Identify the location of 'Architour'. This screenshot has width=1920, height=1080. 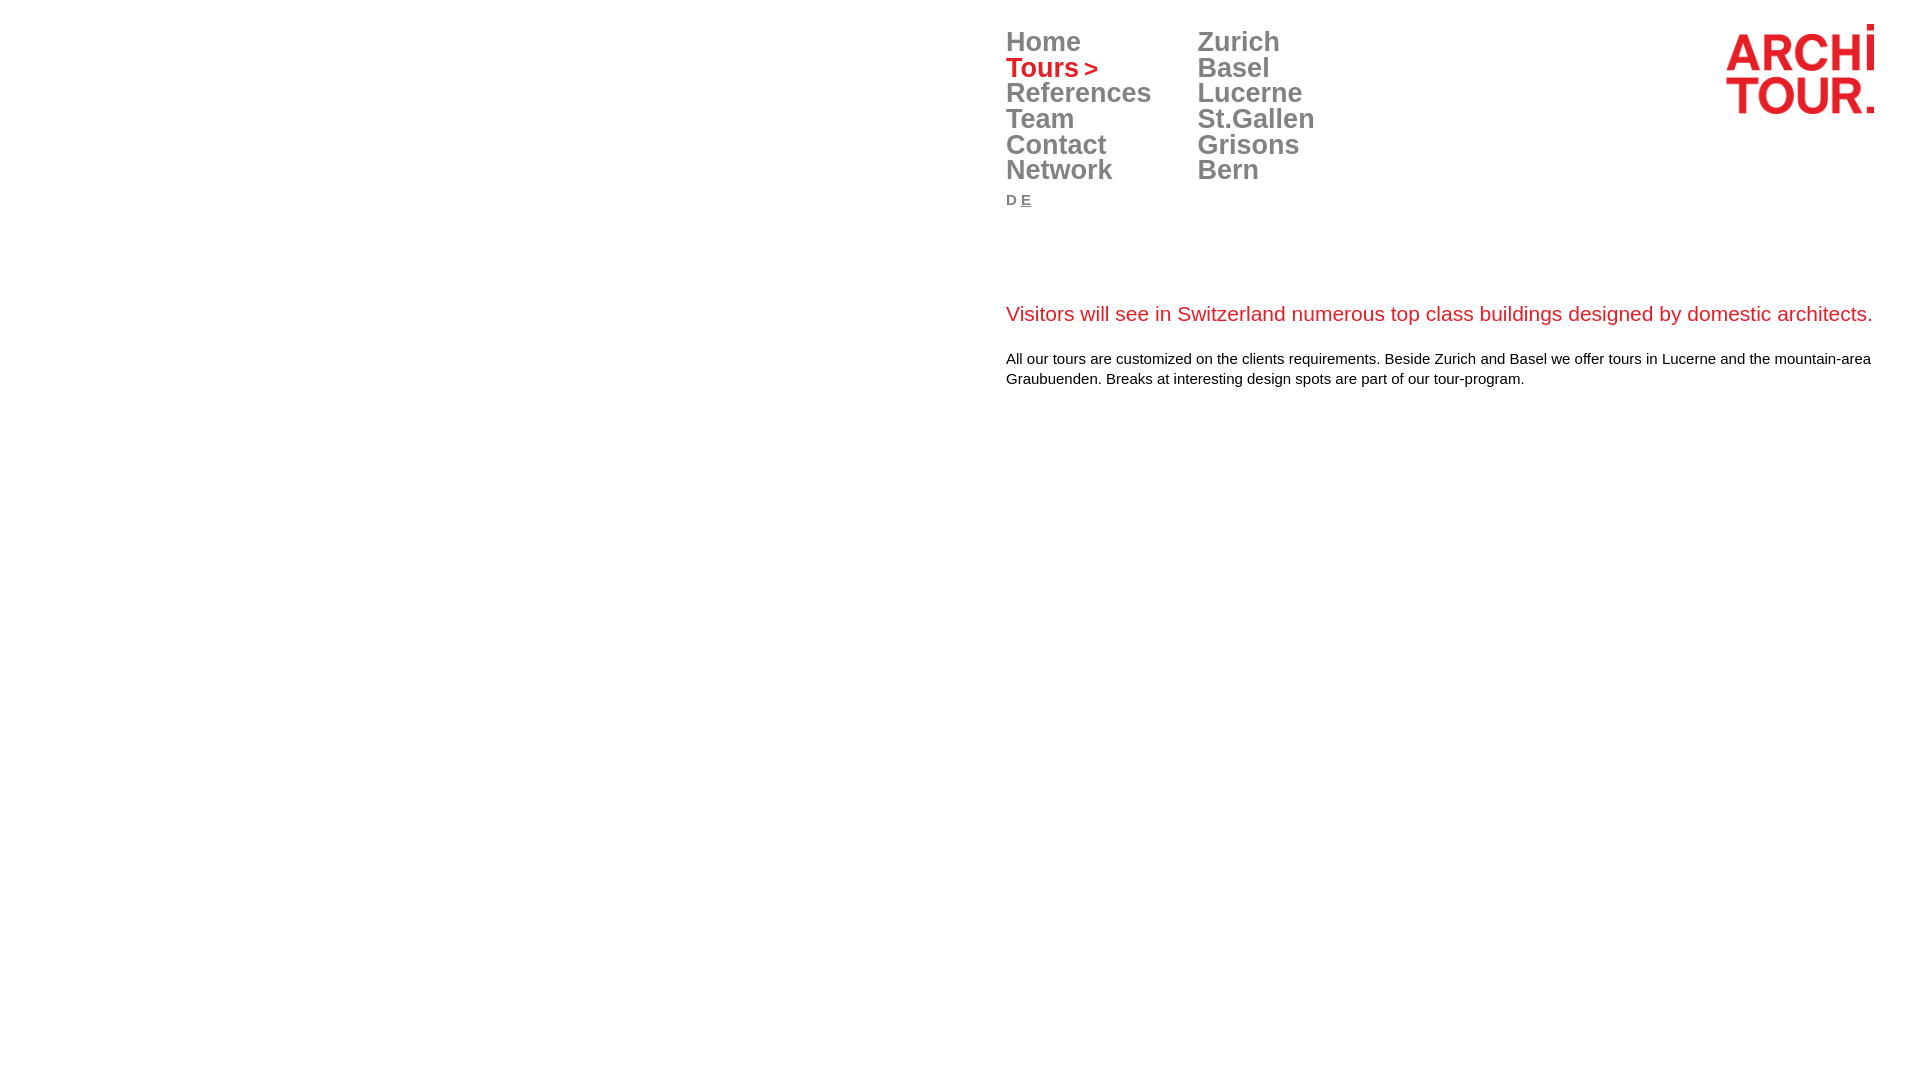
(1728, 68).